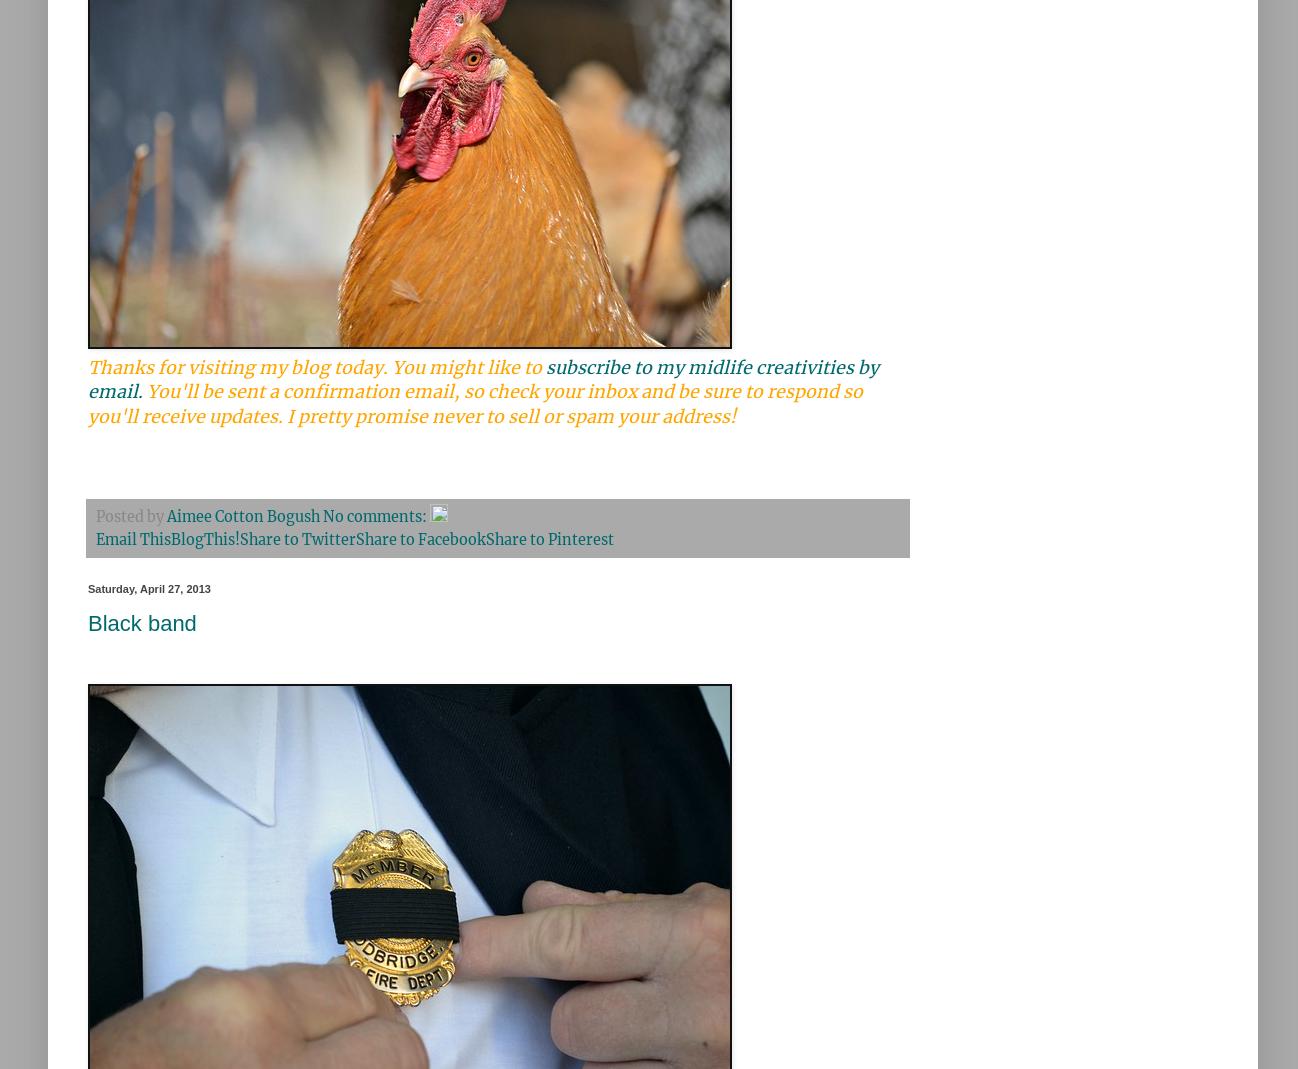 The height and width of the screenshot is (1069, 1298). I want to click on 'BlogThis!', so click(205, 538).